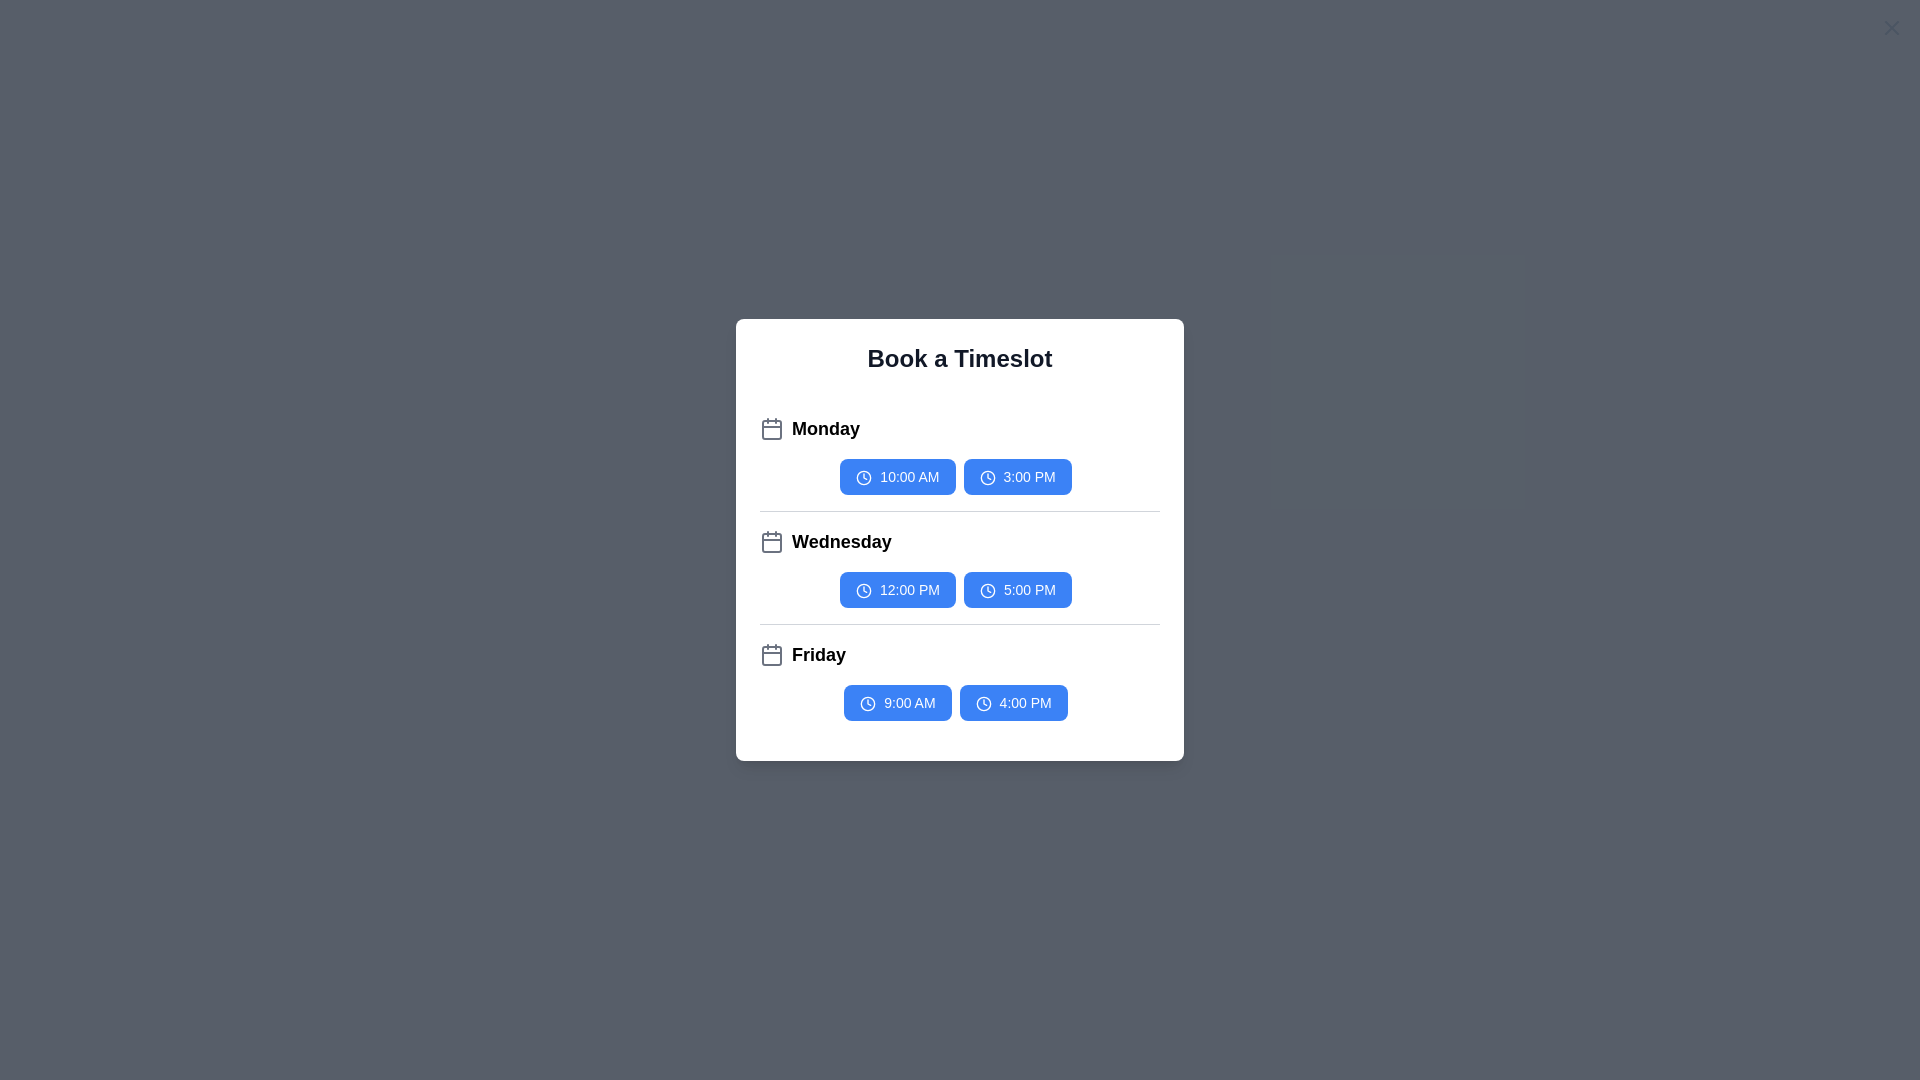  I want to click on the timeslot button labeled 5:00 PM, so click(1017, 589).